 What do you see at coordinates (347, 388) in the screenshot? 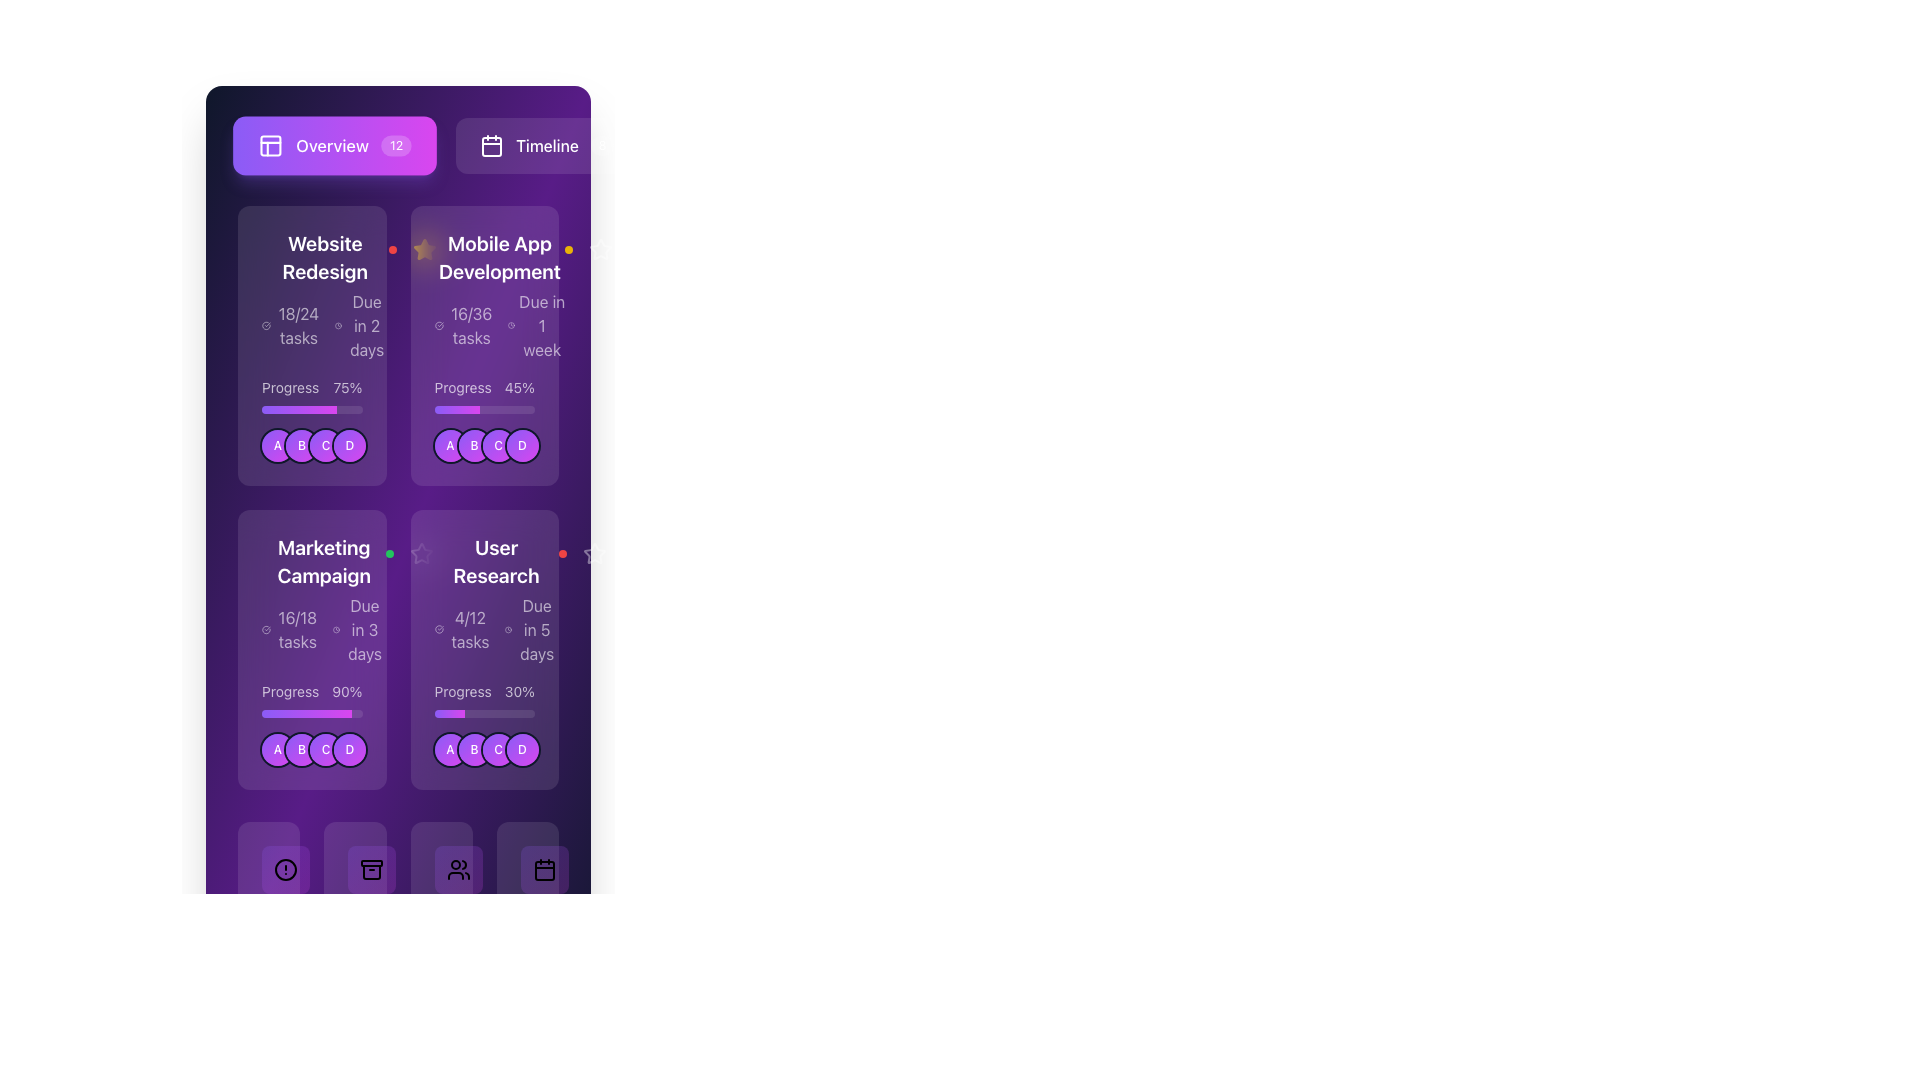
I see `the text label displaying '75%' in white on a dark purple background, which indicates progress for 'Website Redesign.'` at bounding box center [347, 388].